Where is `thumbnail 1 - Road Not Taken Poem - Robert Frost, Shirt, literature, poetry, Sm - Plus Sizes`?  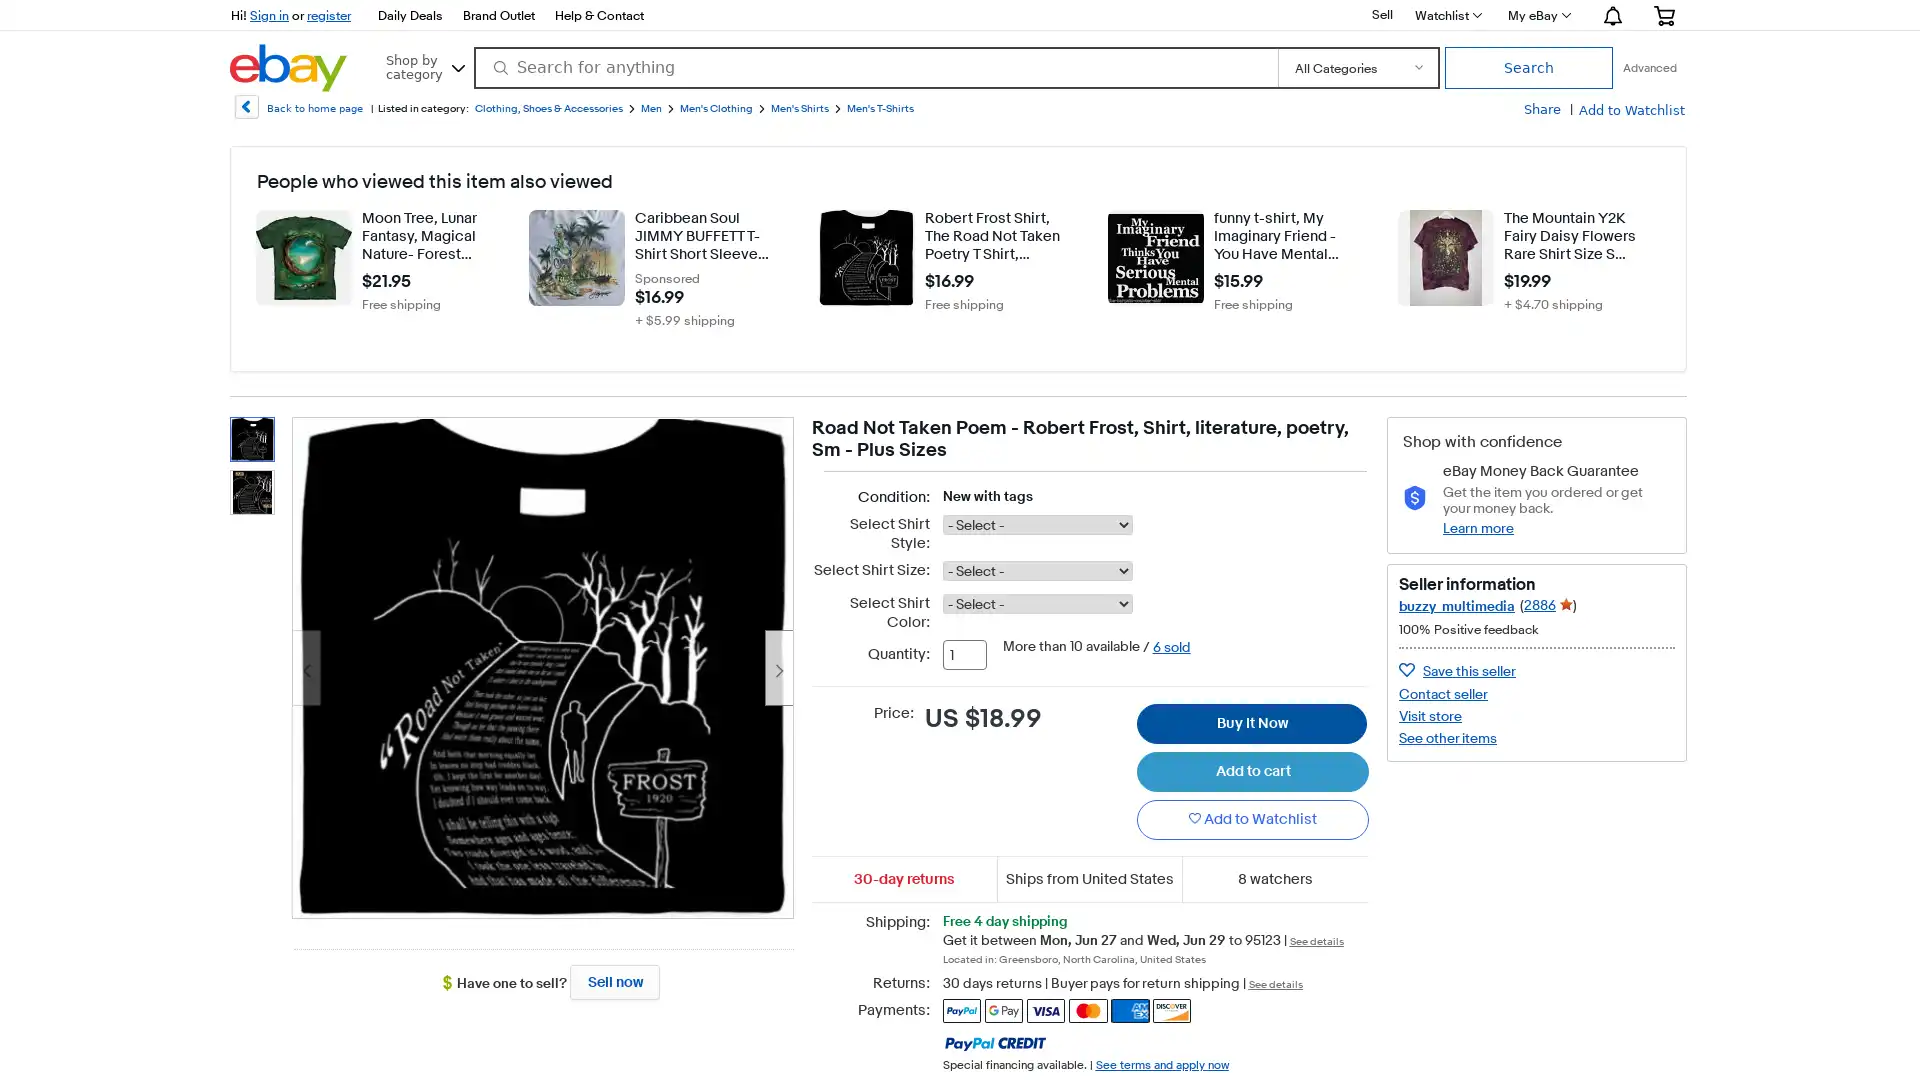 thumbnail 1 - Road Not Taken Poem - Robert Frost, Shirt, literature, poetry, Sm - Plus Sizes is located at coordinates (251, 438).